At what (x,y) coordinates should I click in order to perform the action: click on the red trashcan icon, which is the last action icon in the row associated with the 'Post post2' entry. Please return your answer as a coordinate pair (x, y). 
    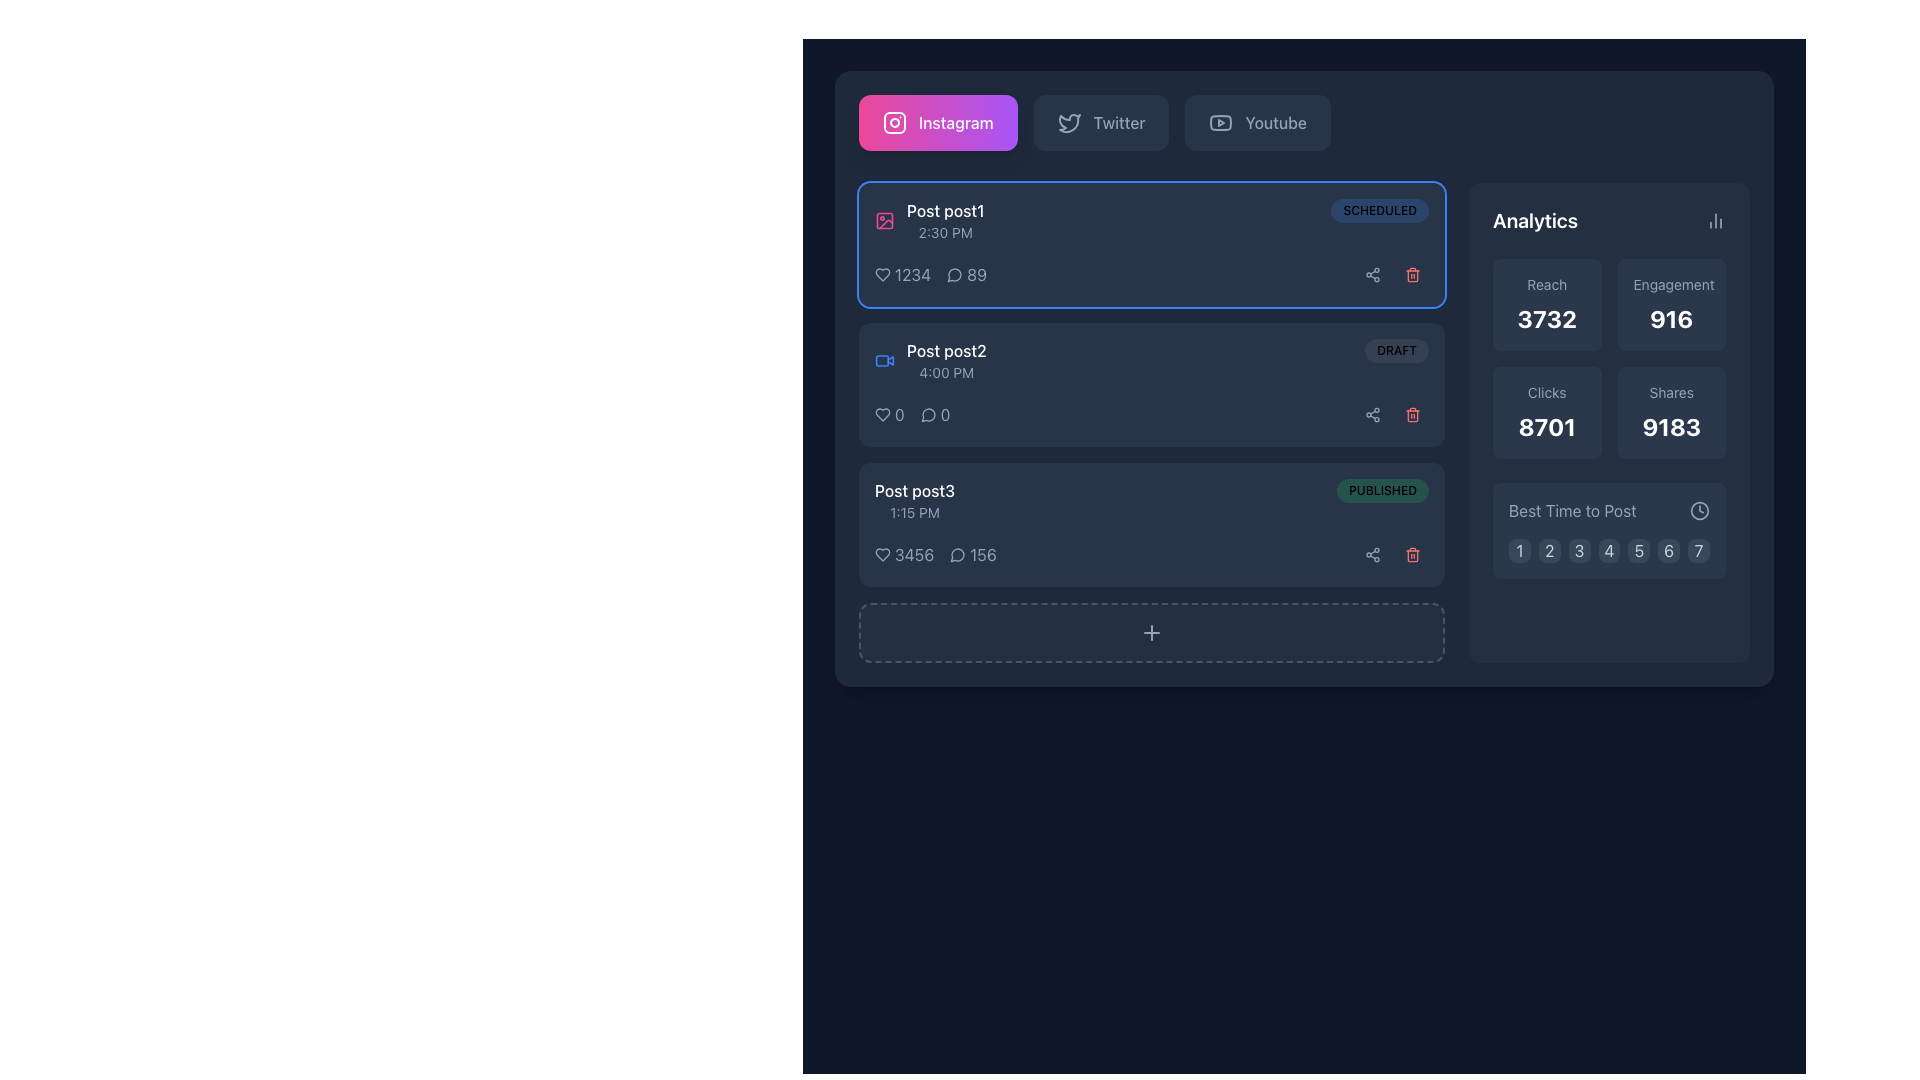
    Looking at the image, I should click on (1411, 414).